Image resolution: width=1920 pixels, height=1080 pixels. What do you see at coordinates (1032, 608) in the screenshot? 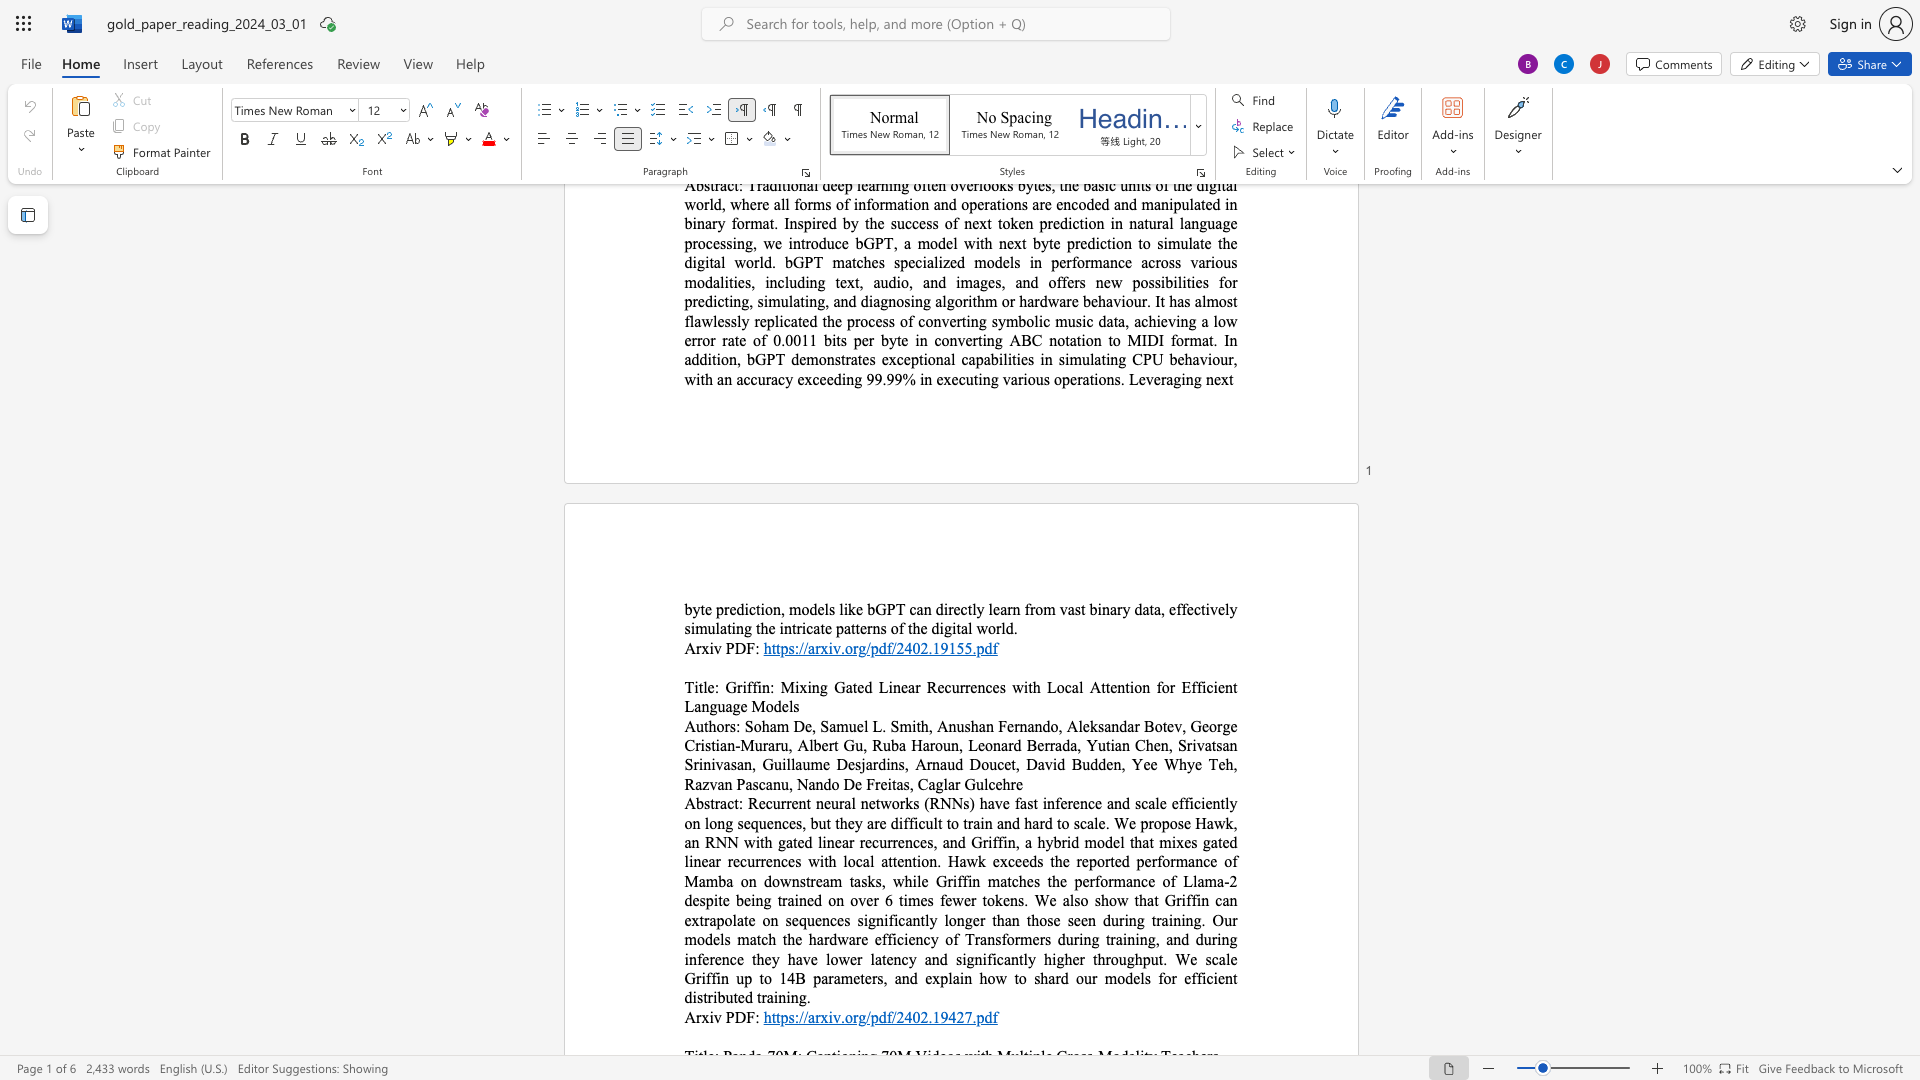
I see `the 4th character "r" in the text` at bounding box center [1032, 608].